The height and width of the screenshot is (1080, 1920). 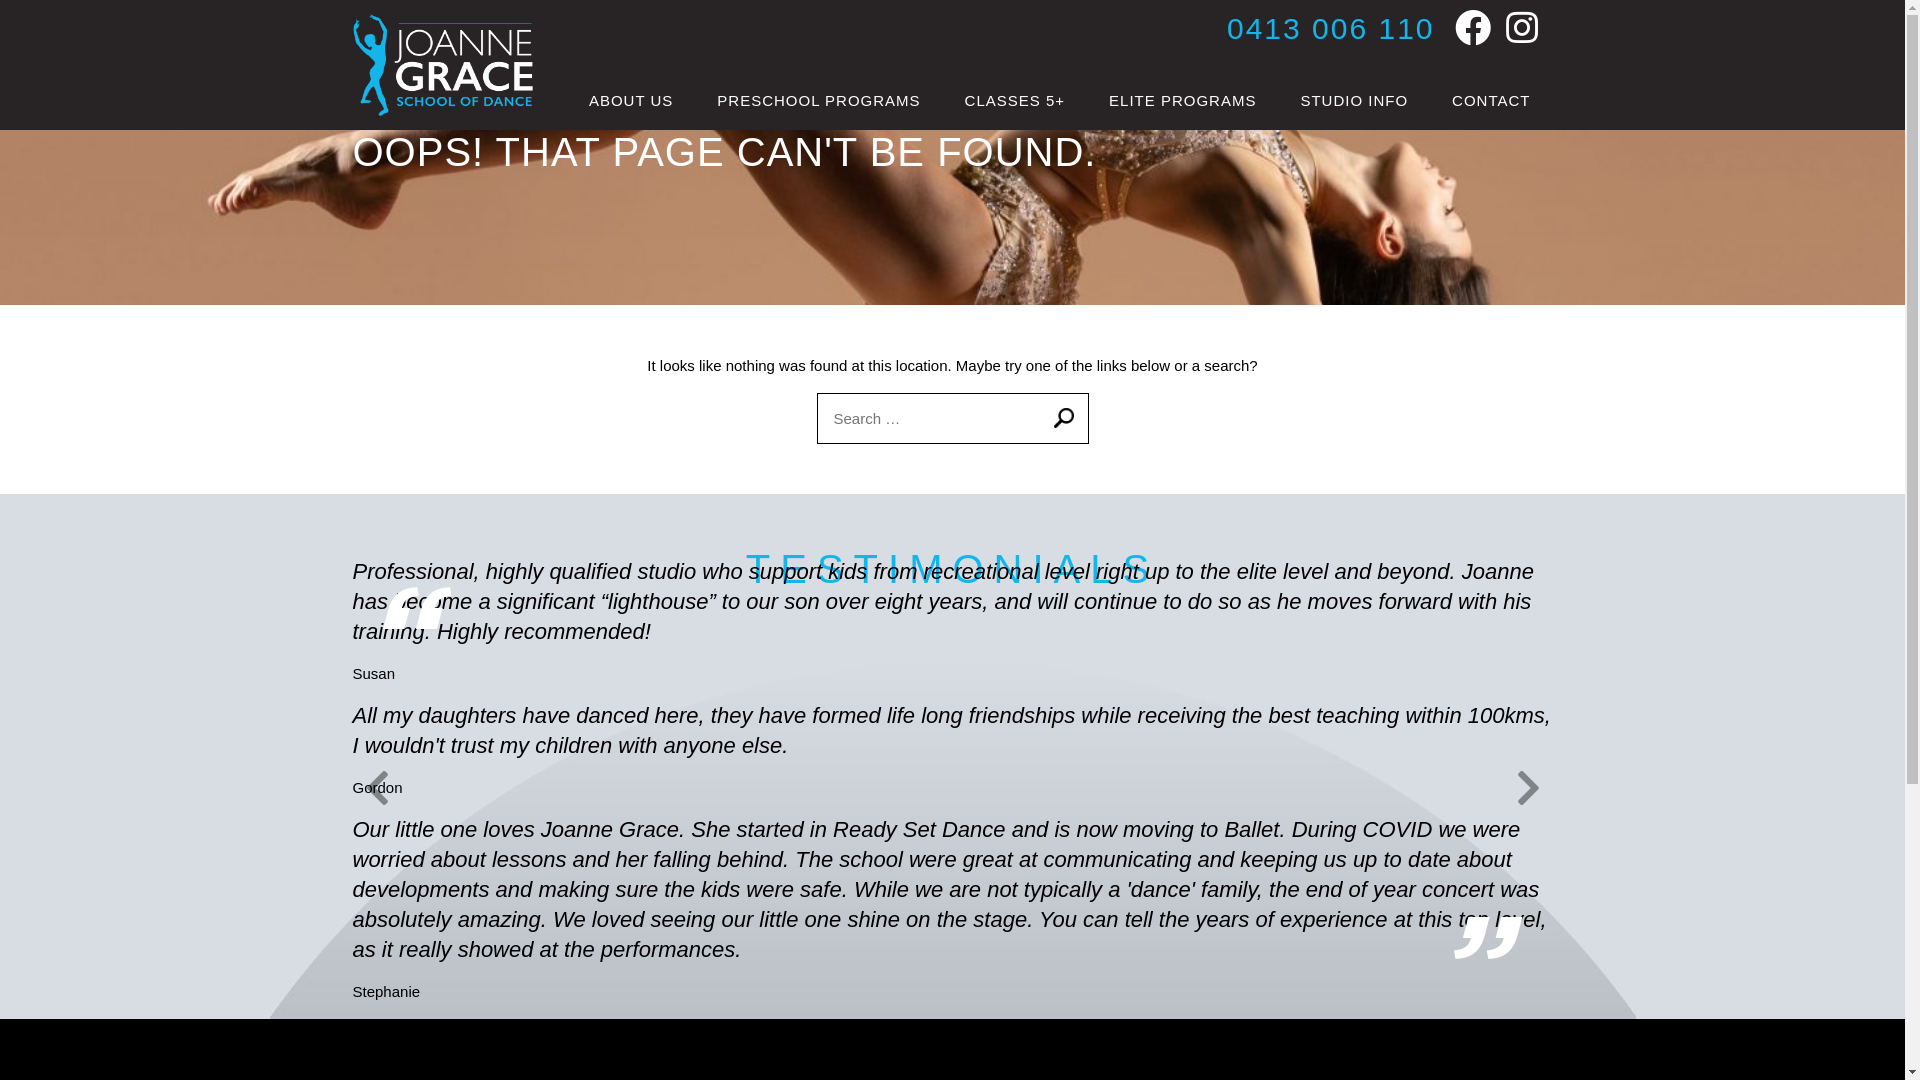 I want to click on 'ABOUT US', so click(x=629, y=100).